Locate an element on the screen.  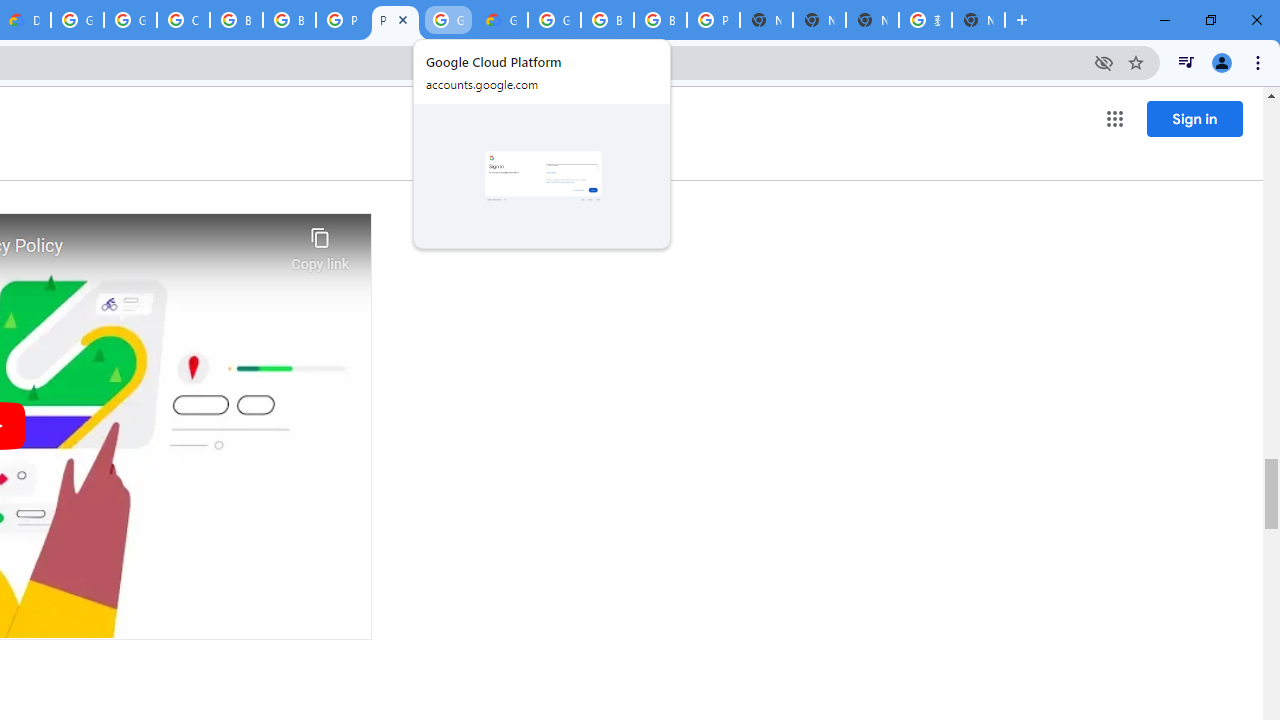
'Browse Chrome as a guest - Computer - Google Chrome Help' is located at coordinates (606, 20).